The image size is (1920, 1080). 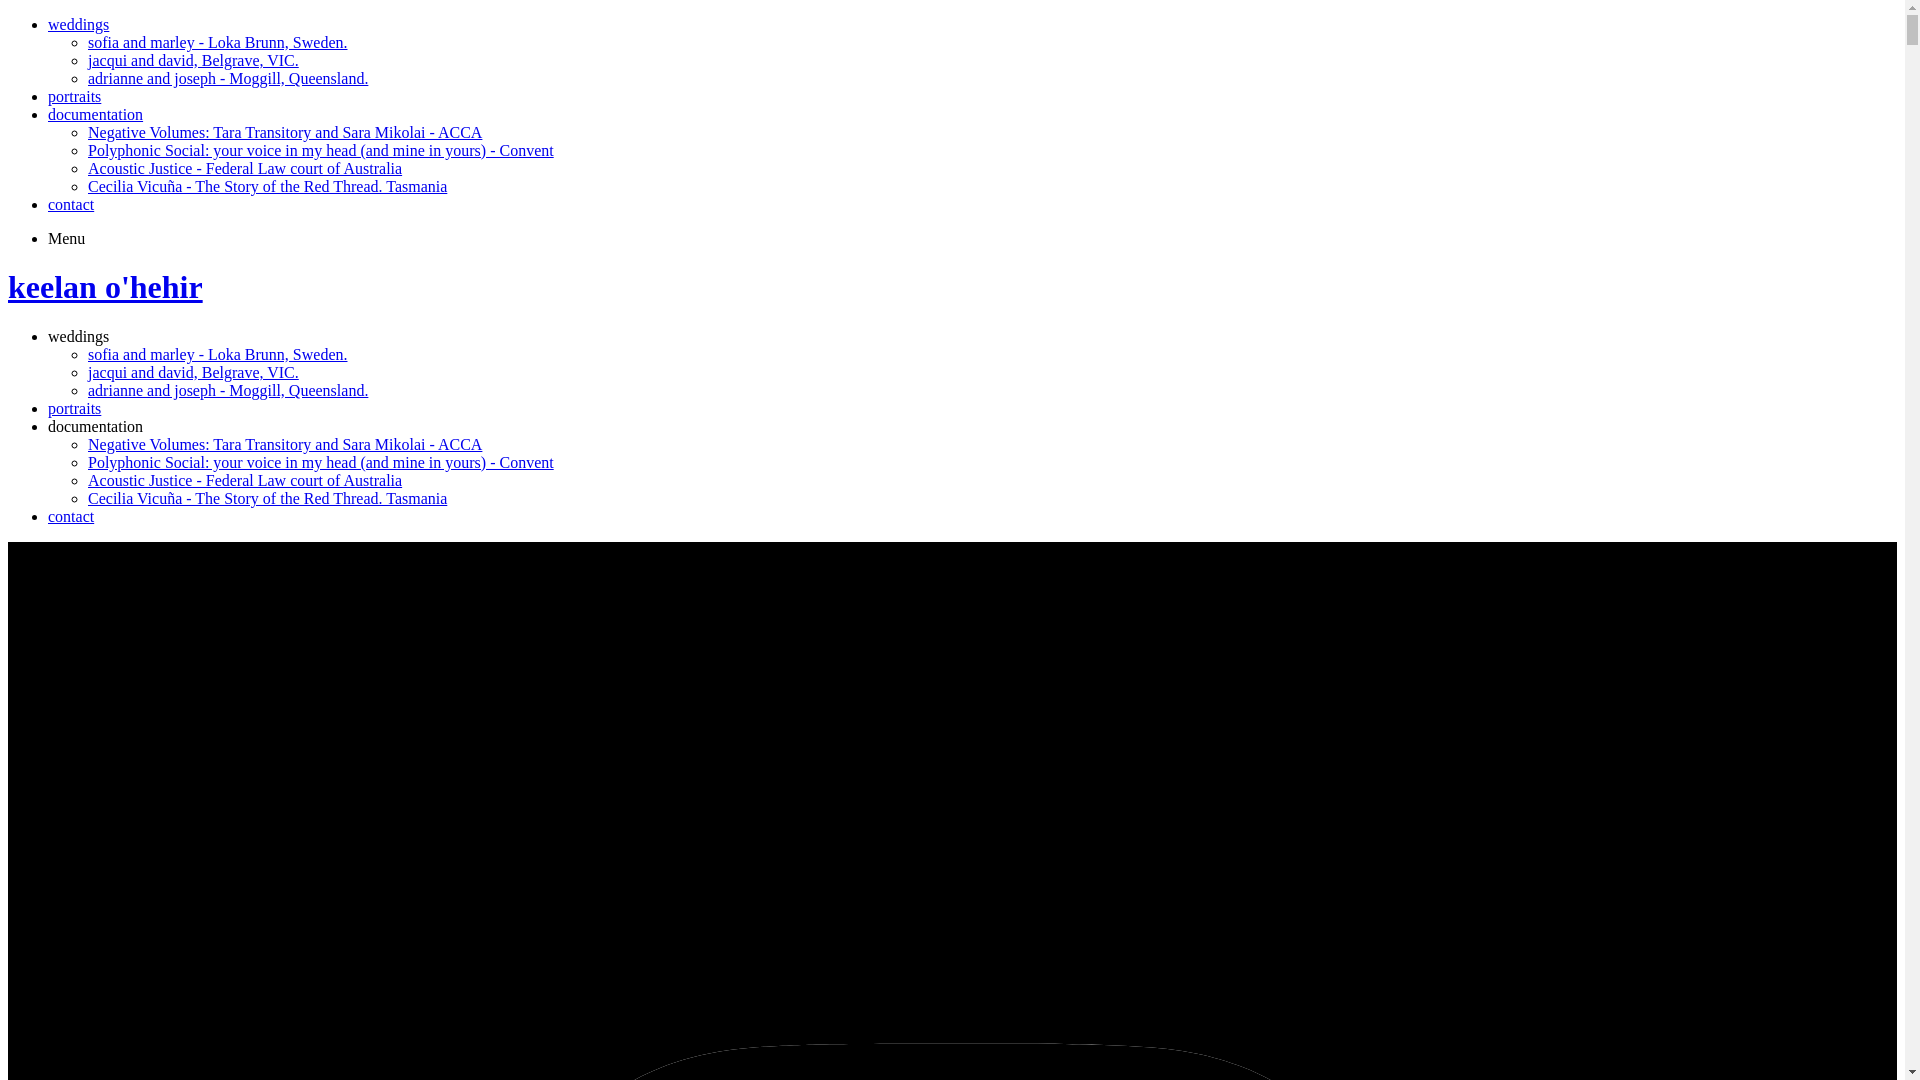 I want to click on 'keelan o'hehir', so click(x=104, y=286).